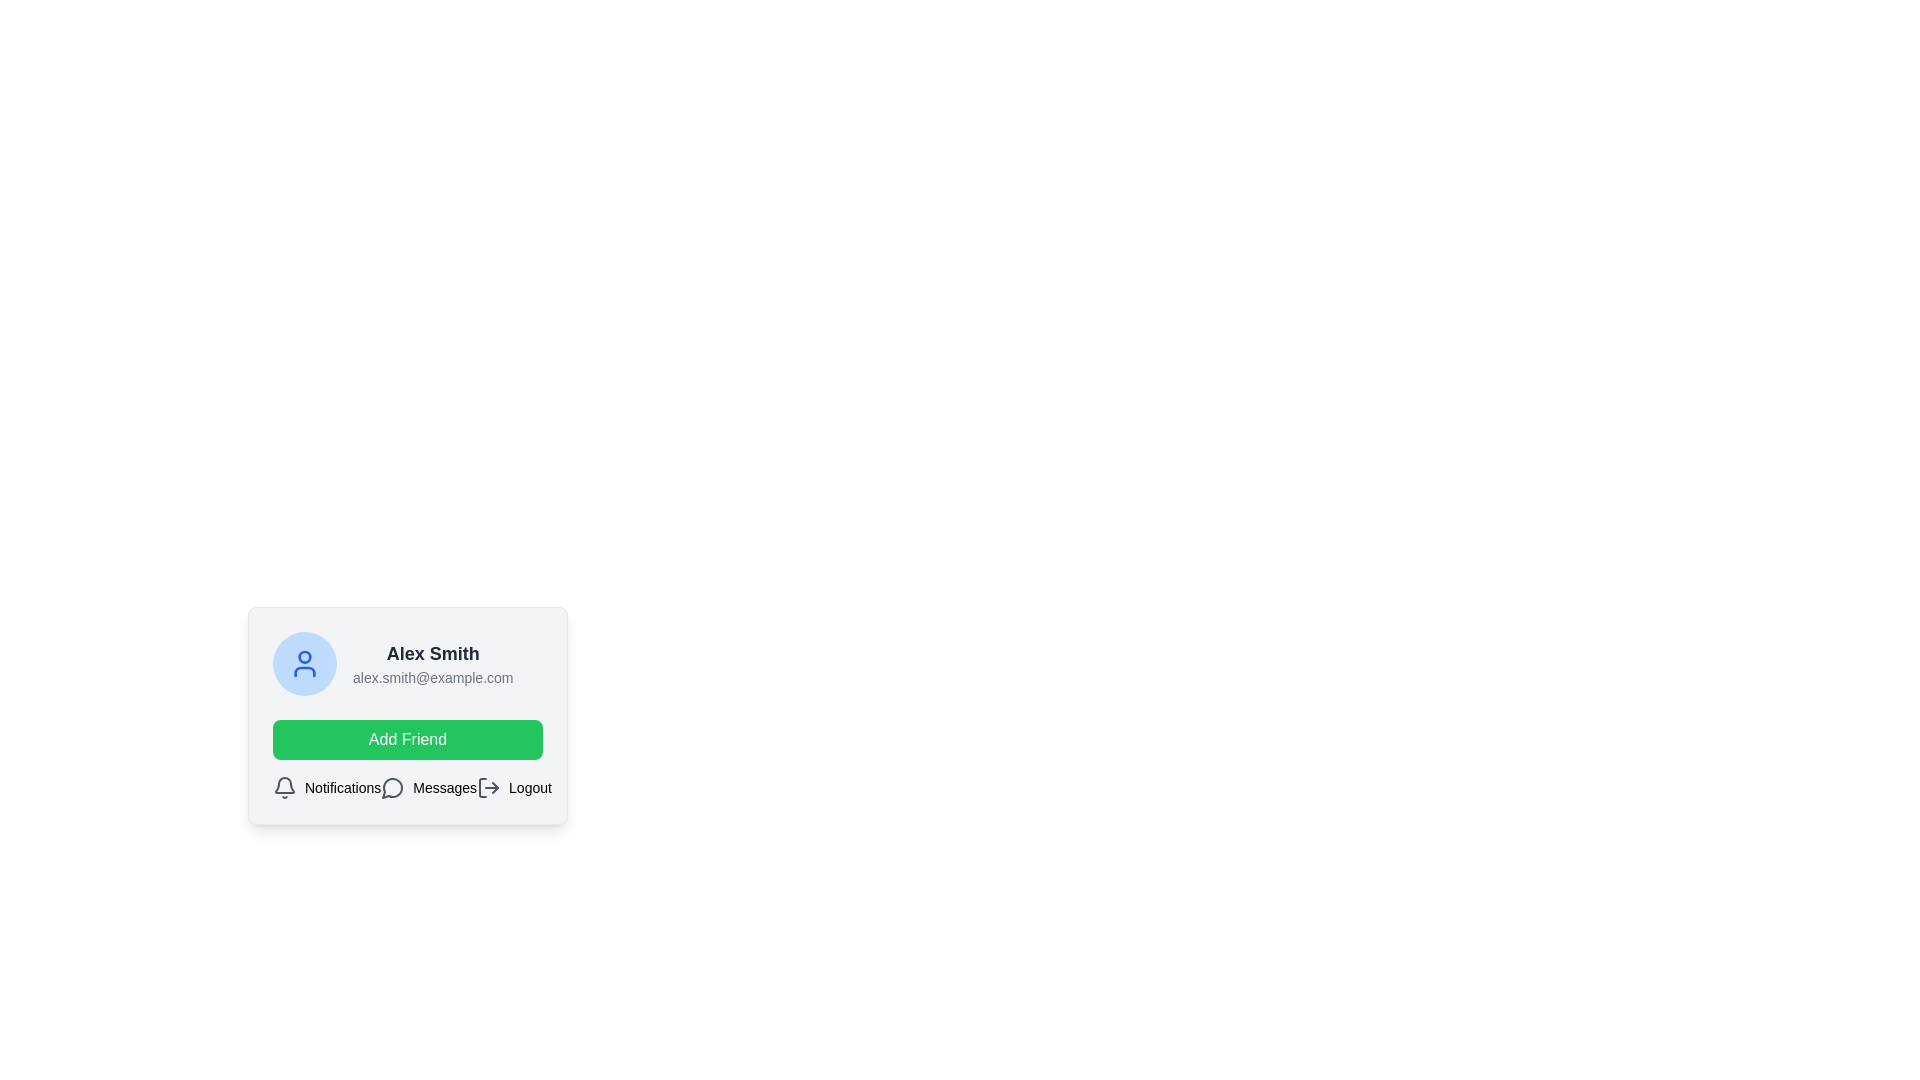 This screenshot has height=1080, width=1920. I want to click on the text display showing the email address 'alex.smith@example.com', which is styled with smaller gray text below the name 'Alex Smith', so click(432, 677).